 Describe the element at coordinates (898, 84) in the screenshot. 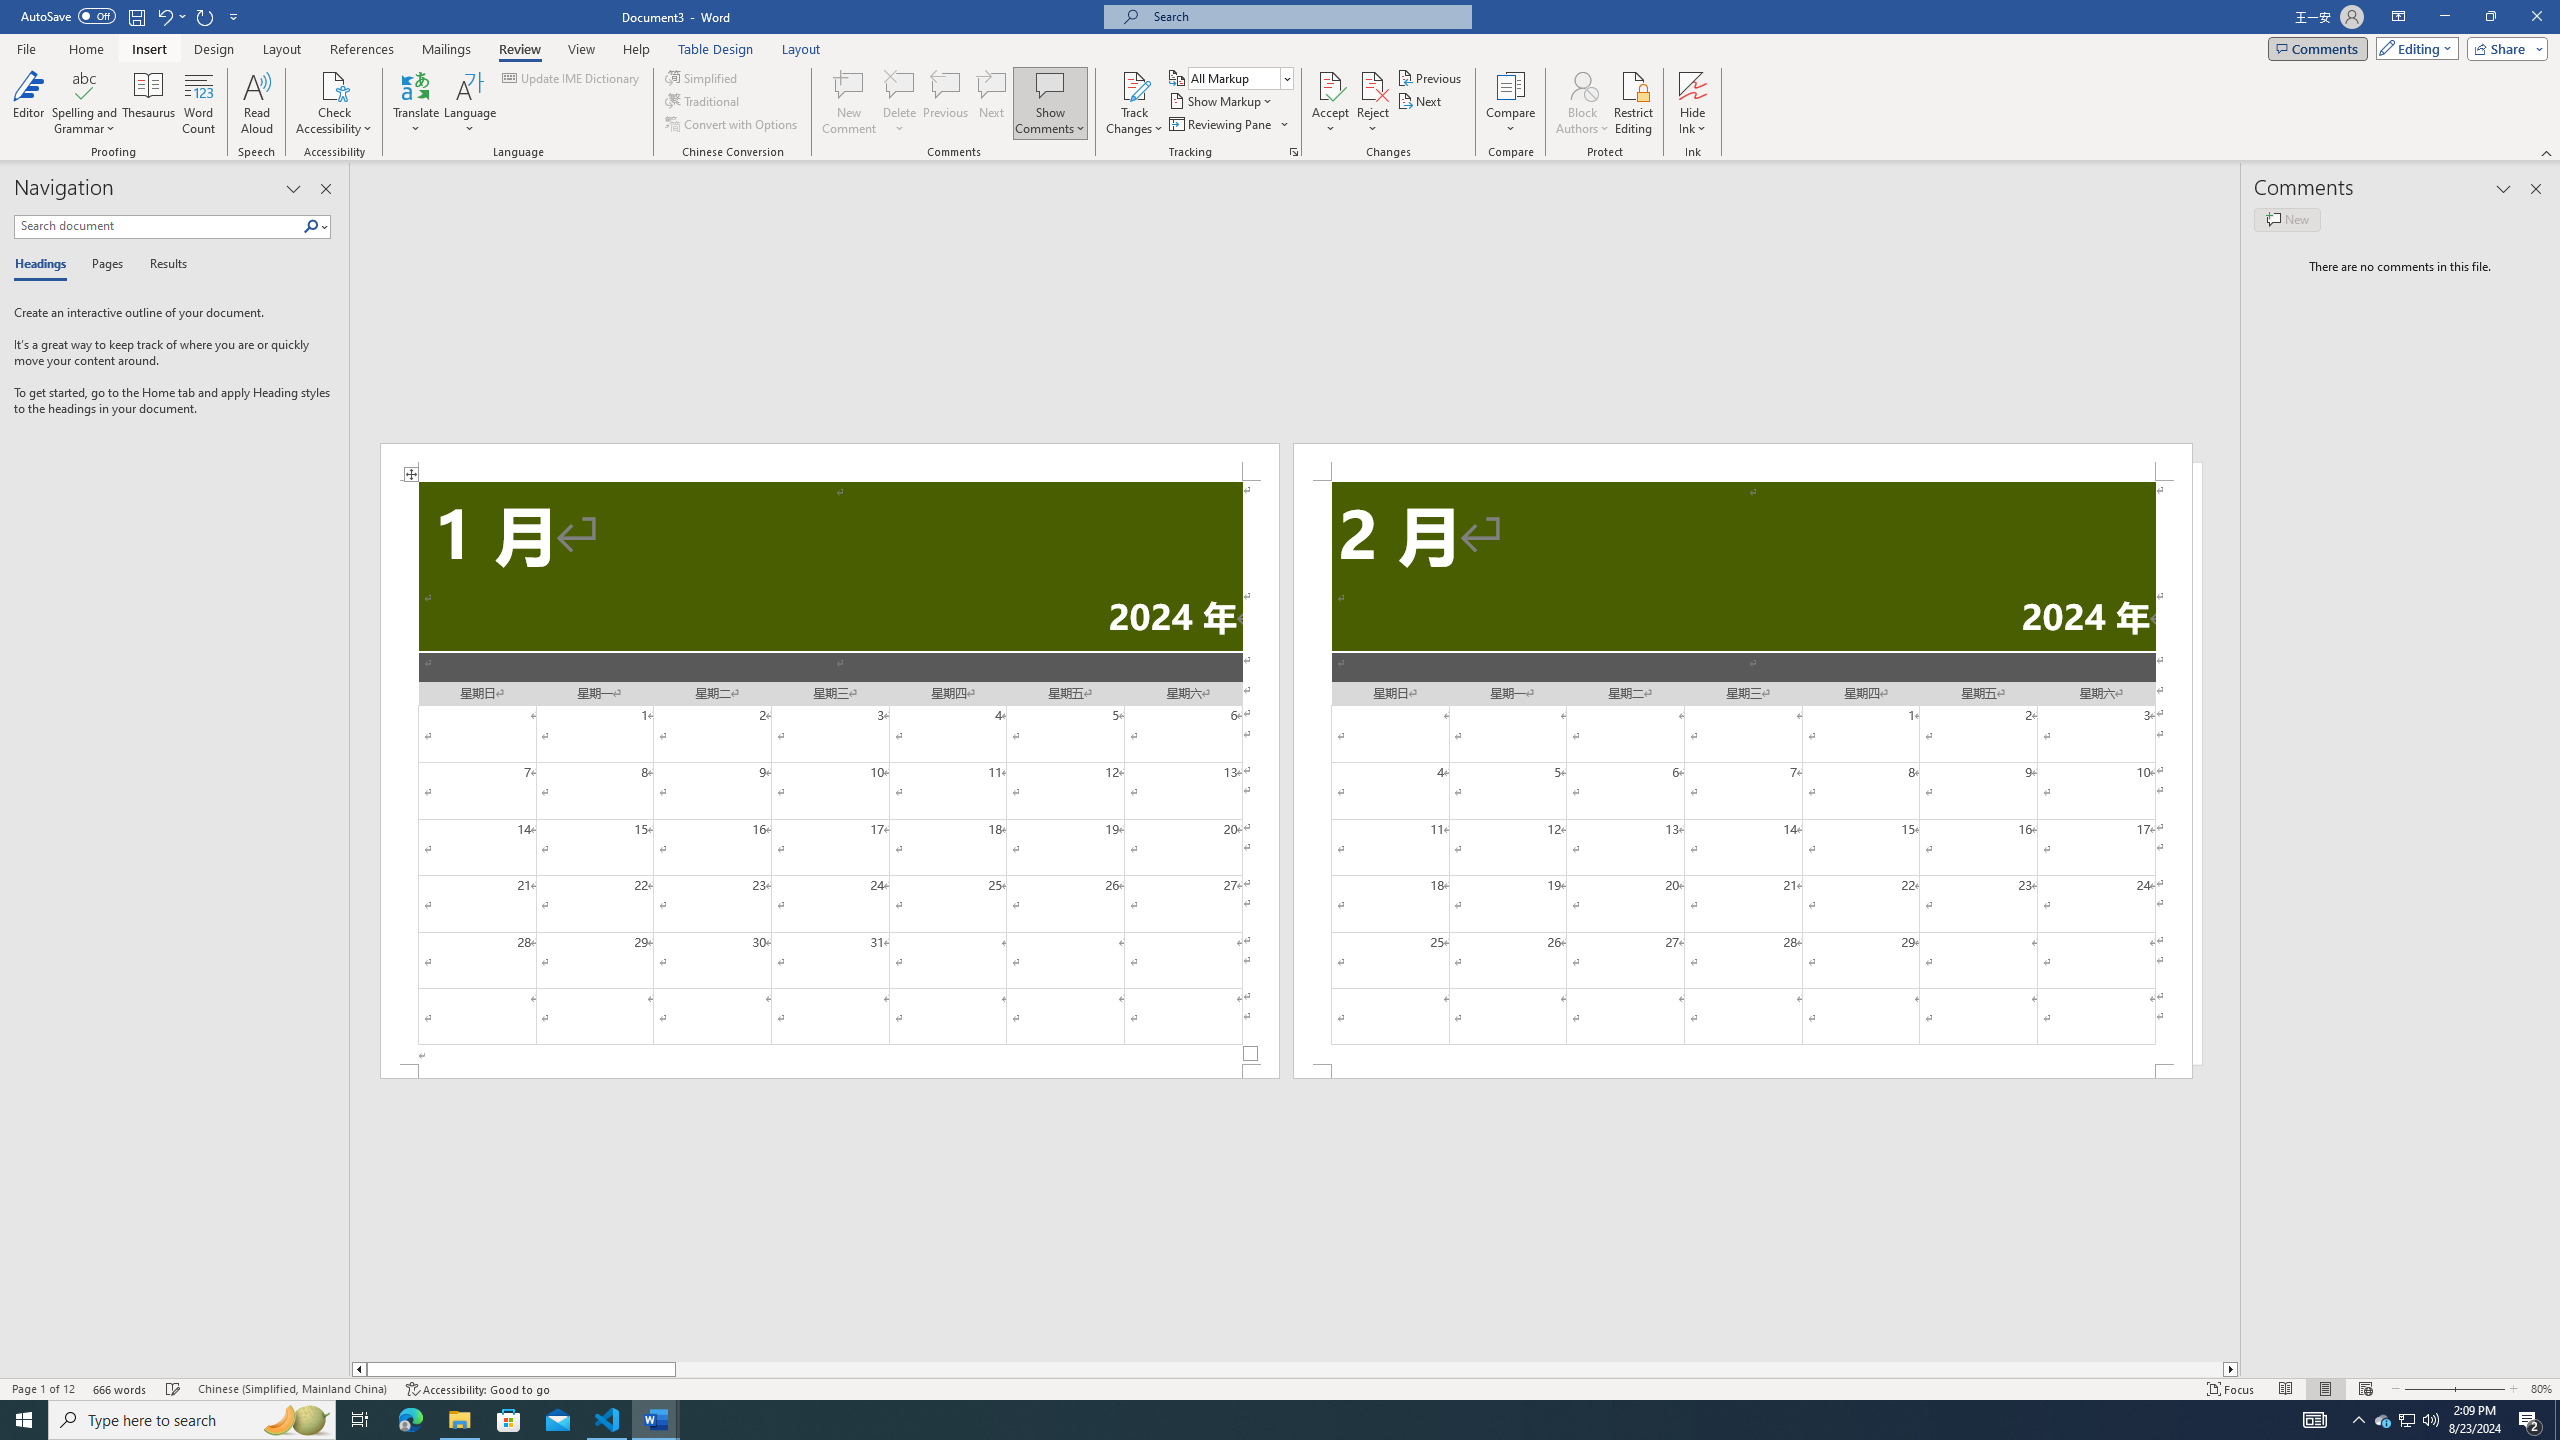

I see `'Delete'` at that location.